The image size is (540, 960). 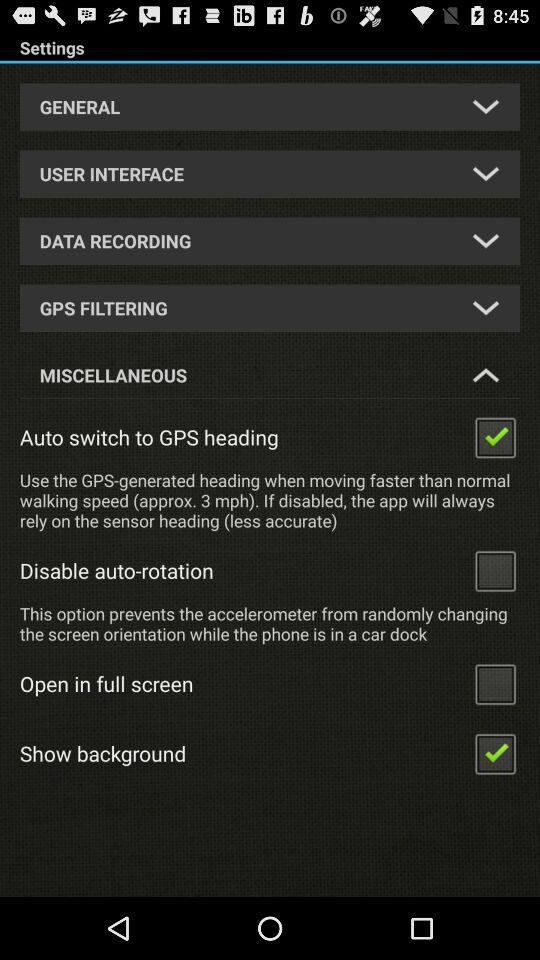 What do you see at coordinates (494, 570) in the screenshot?
I see `disable auto-rotation` at bounding box center [494, 570].